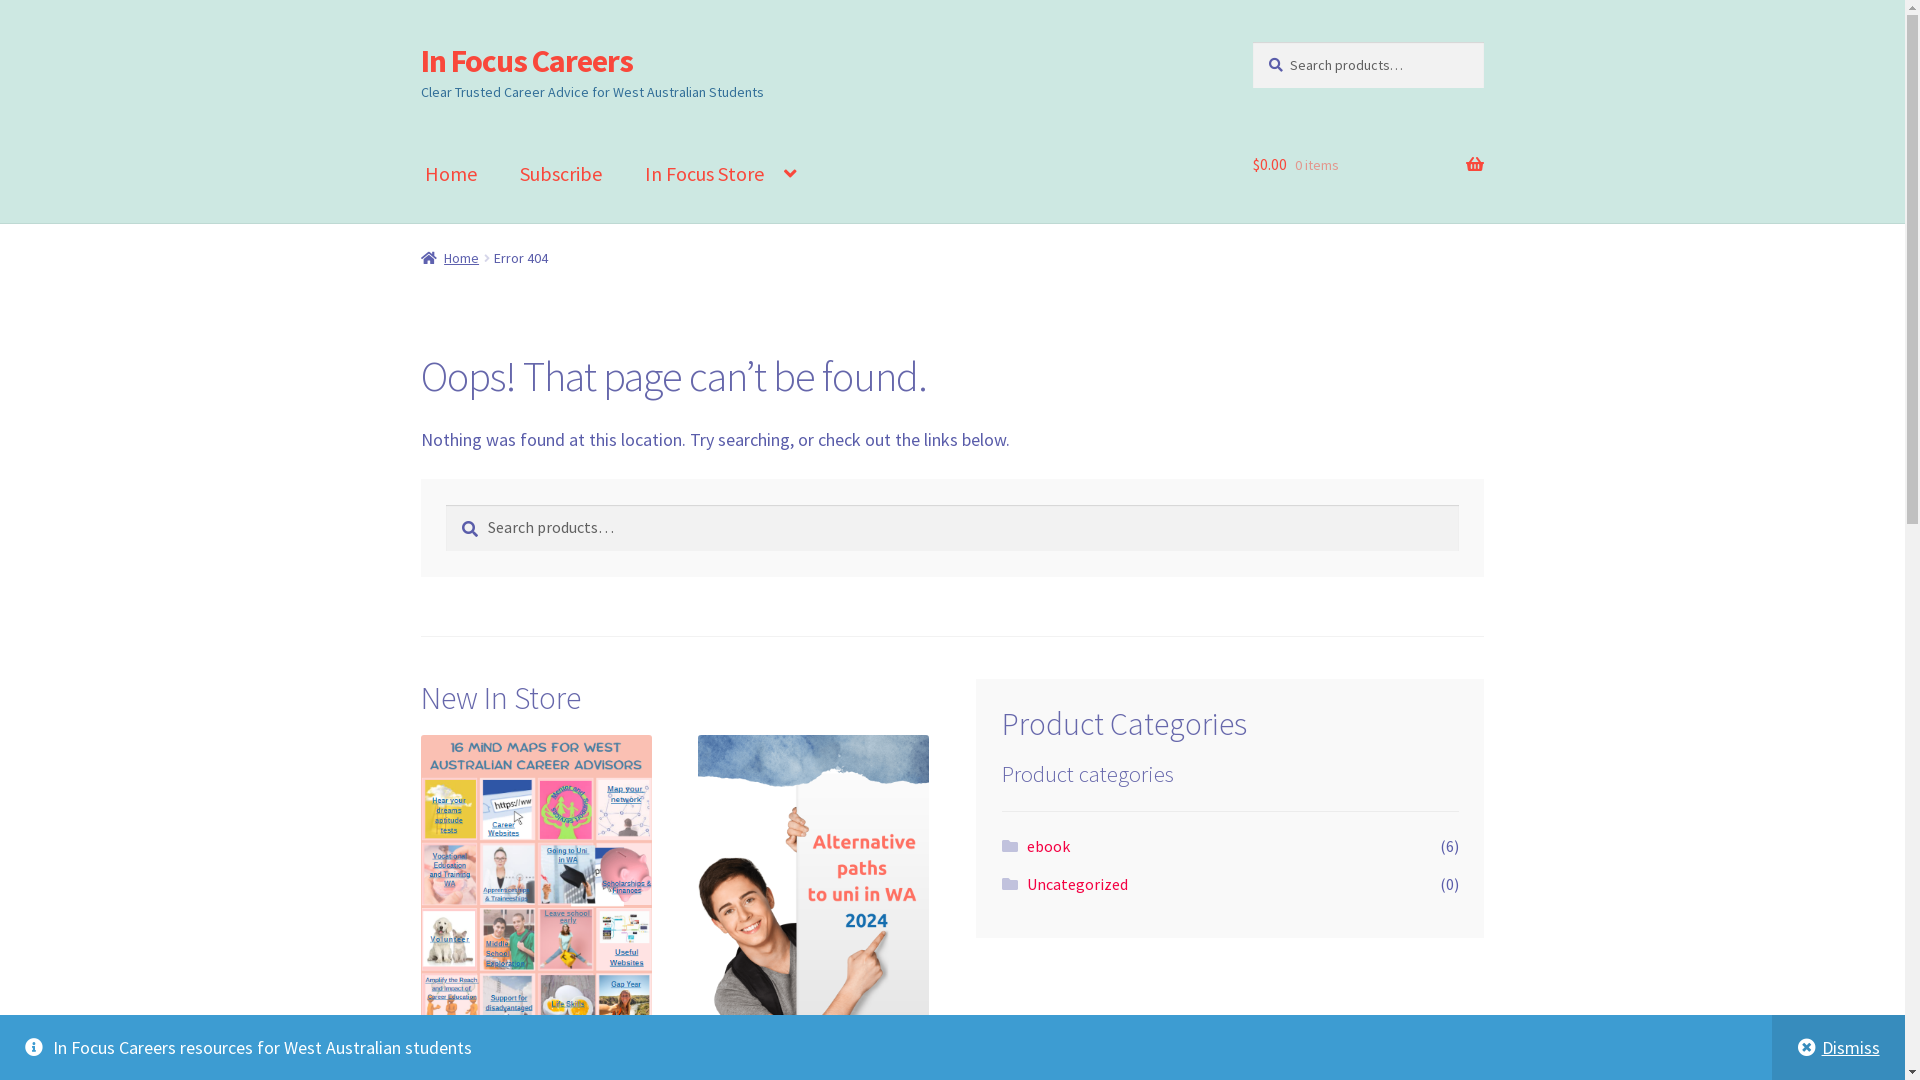  What do you see at coordinates (1076, 882) in the screenshot?
I see `'Uncategorized'` at bounding box center [1076, 882].